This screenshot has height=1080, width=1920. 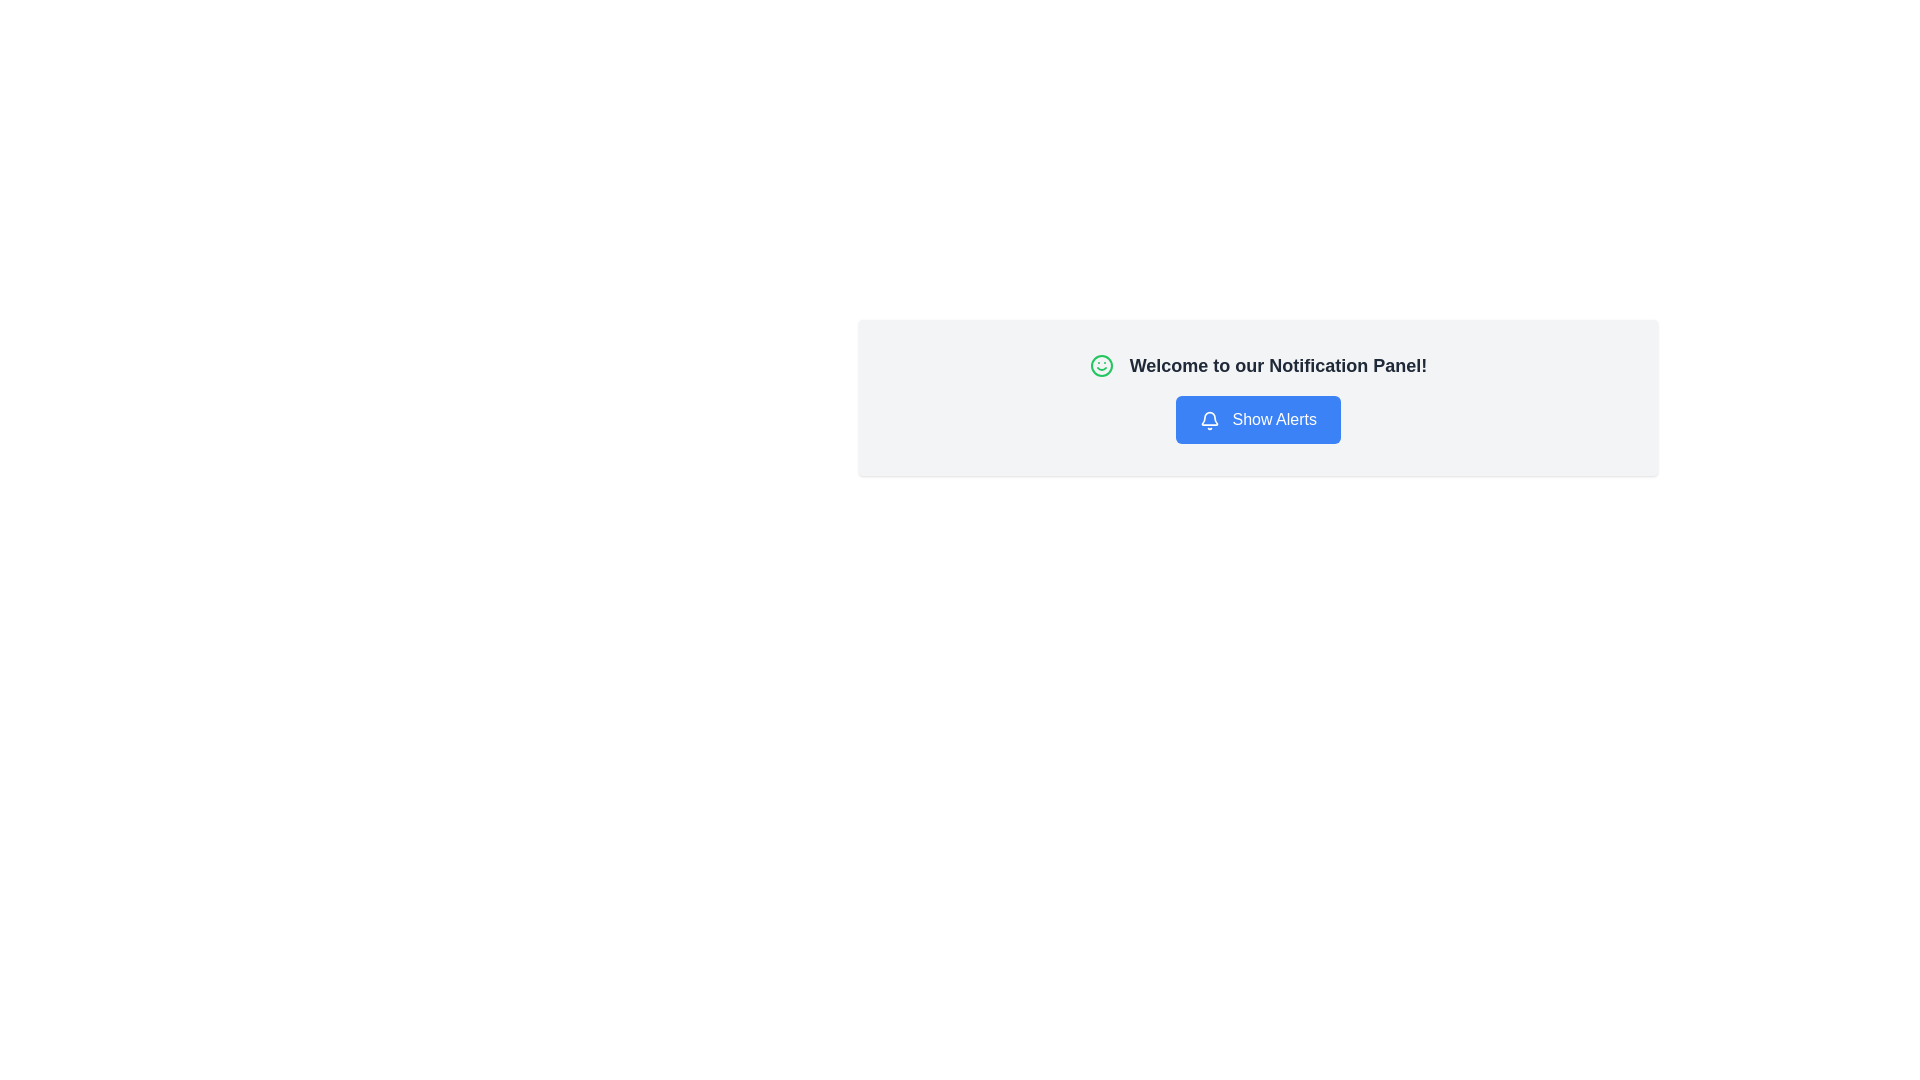 What do you see at coordinates (1277, 366) in the screenshot?
I see `the text label displaying 'Welcome to our Notification Panel!' which is located in the top-center part of the notification section` at bounding box center [1277, 366].